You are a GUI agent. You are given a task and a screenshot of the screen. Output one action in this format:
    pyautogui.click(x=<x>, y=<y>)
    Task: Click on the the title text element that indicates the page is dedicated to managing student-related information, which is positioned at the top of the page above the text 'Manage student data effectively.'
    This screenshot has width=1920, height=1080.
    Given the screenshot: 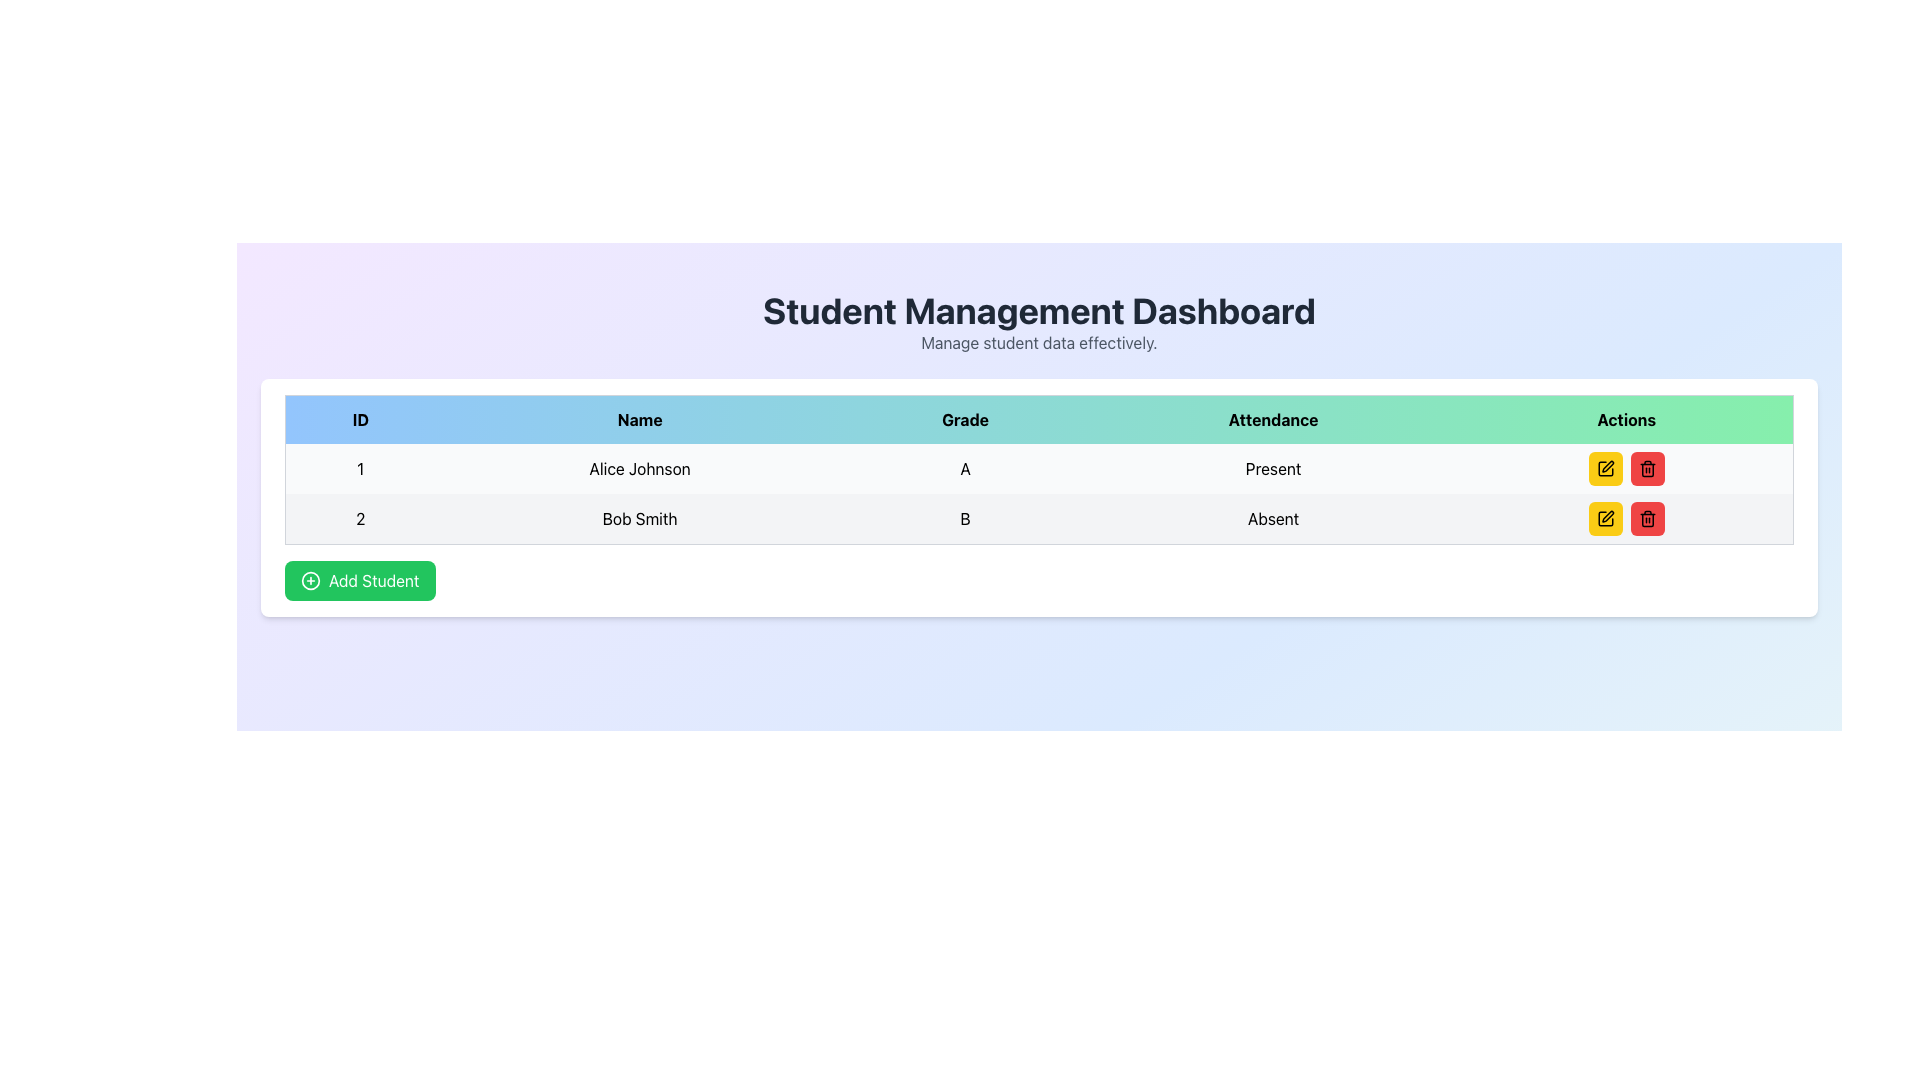 What is the action you would take?
    pyautogui.click(x=1039, y=311)
    